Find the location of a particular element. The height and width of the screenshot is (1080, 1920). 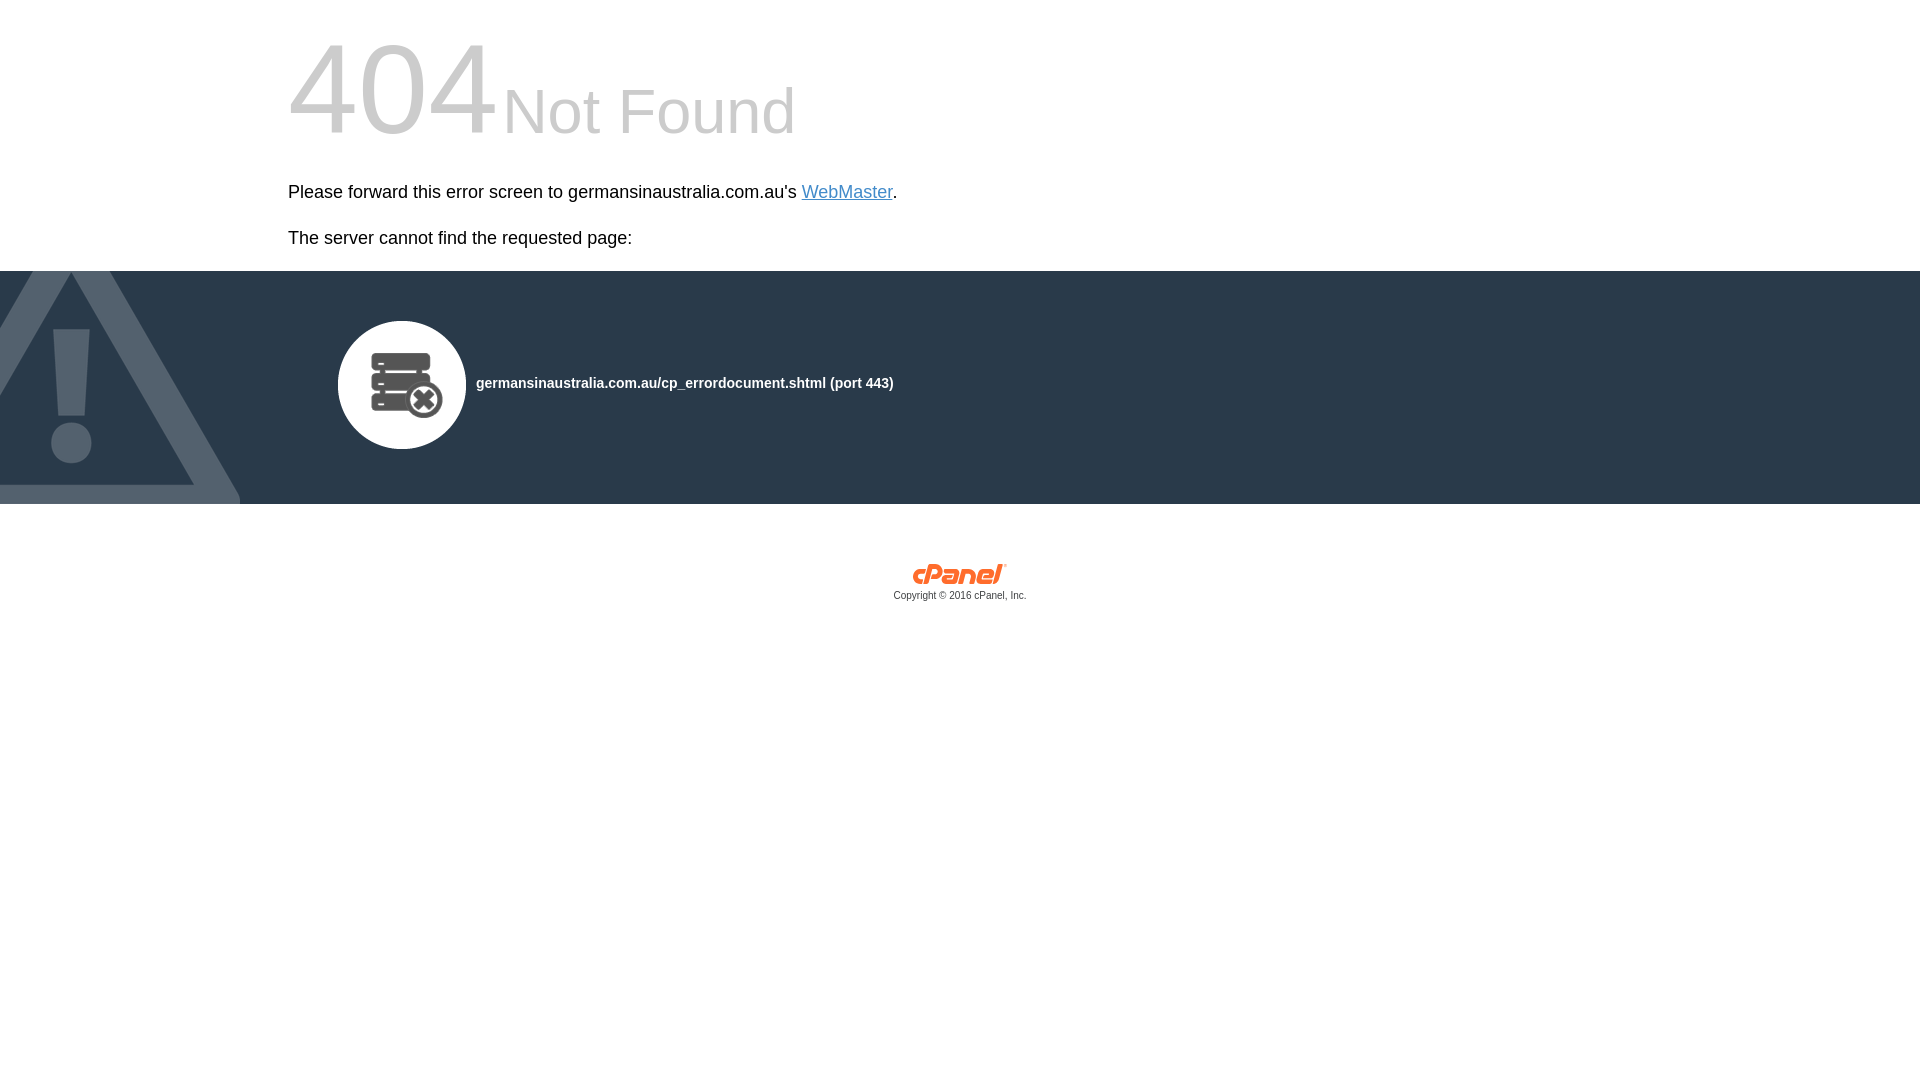

'WebMaster' is located at coordinates (847, 192).